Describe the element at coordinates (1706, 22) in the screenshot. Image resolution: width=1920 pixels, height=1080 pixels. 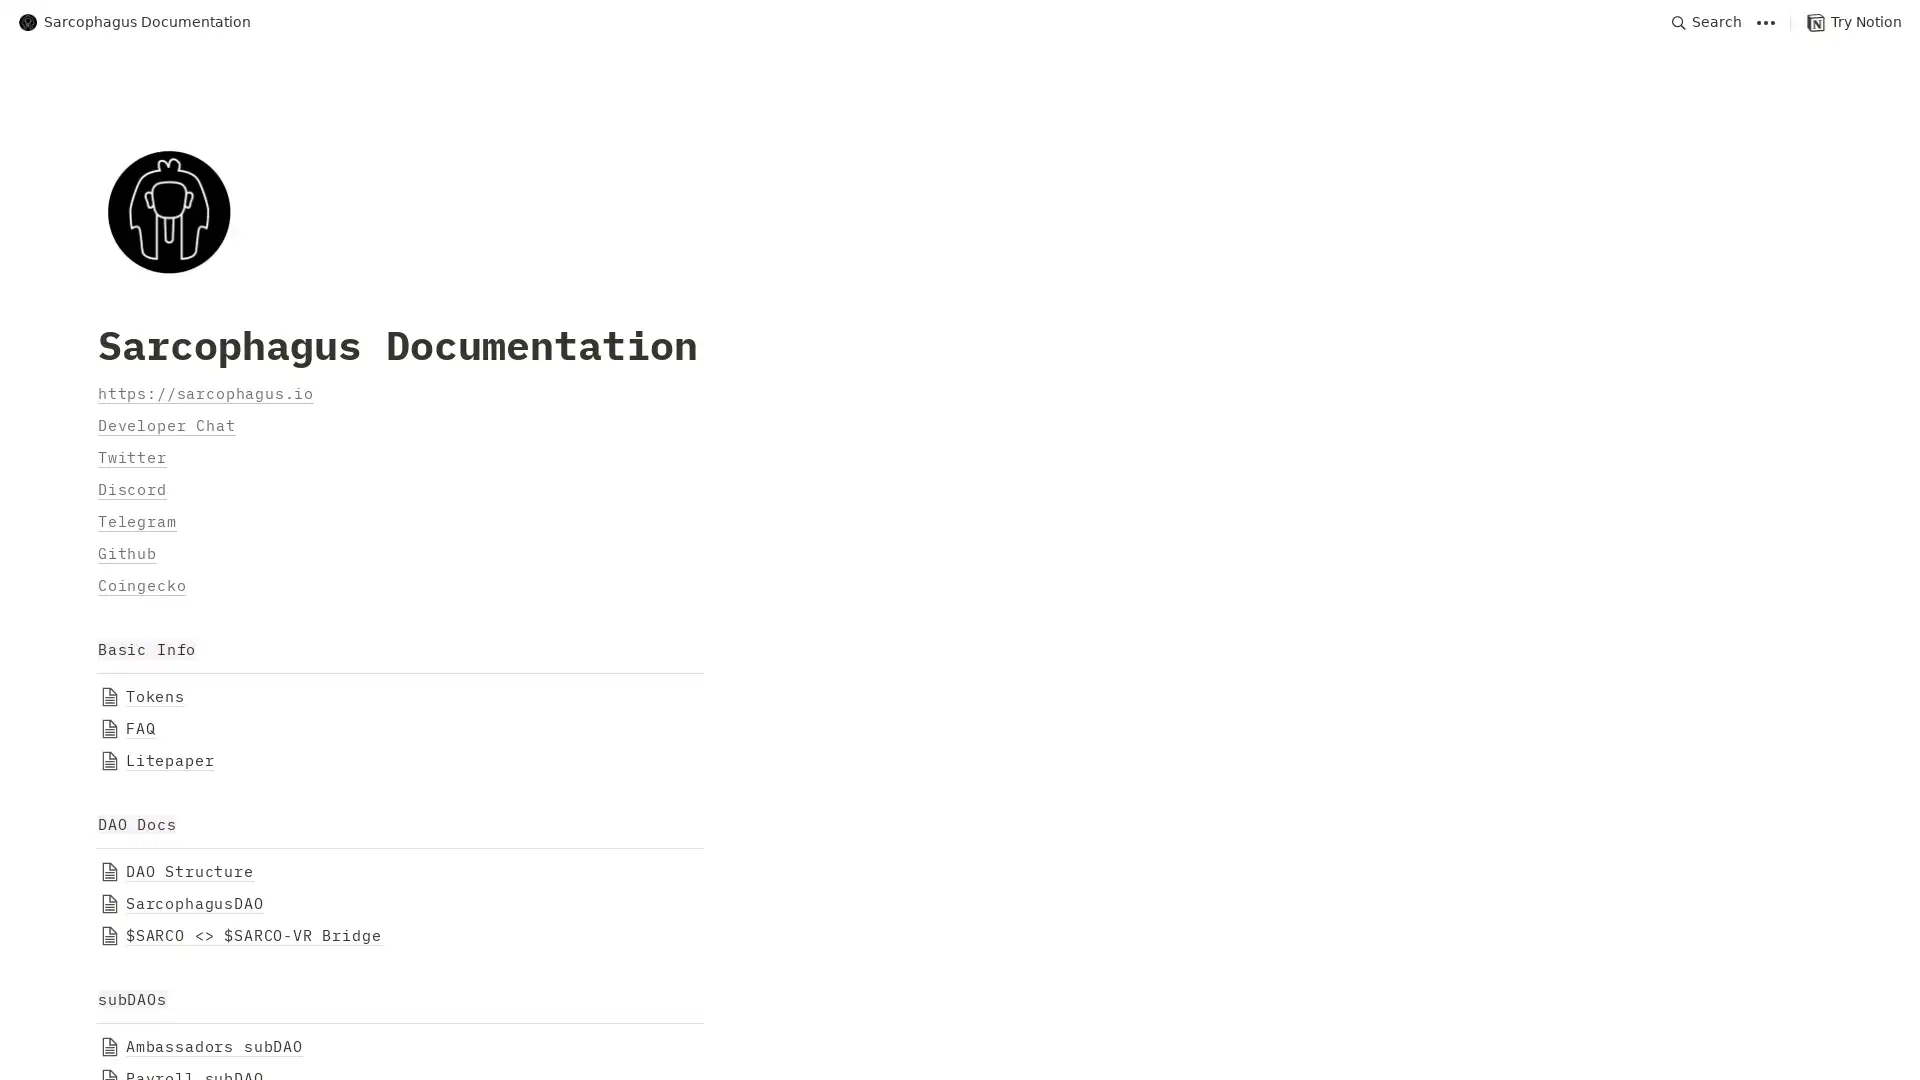
I see `Search` at that location.